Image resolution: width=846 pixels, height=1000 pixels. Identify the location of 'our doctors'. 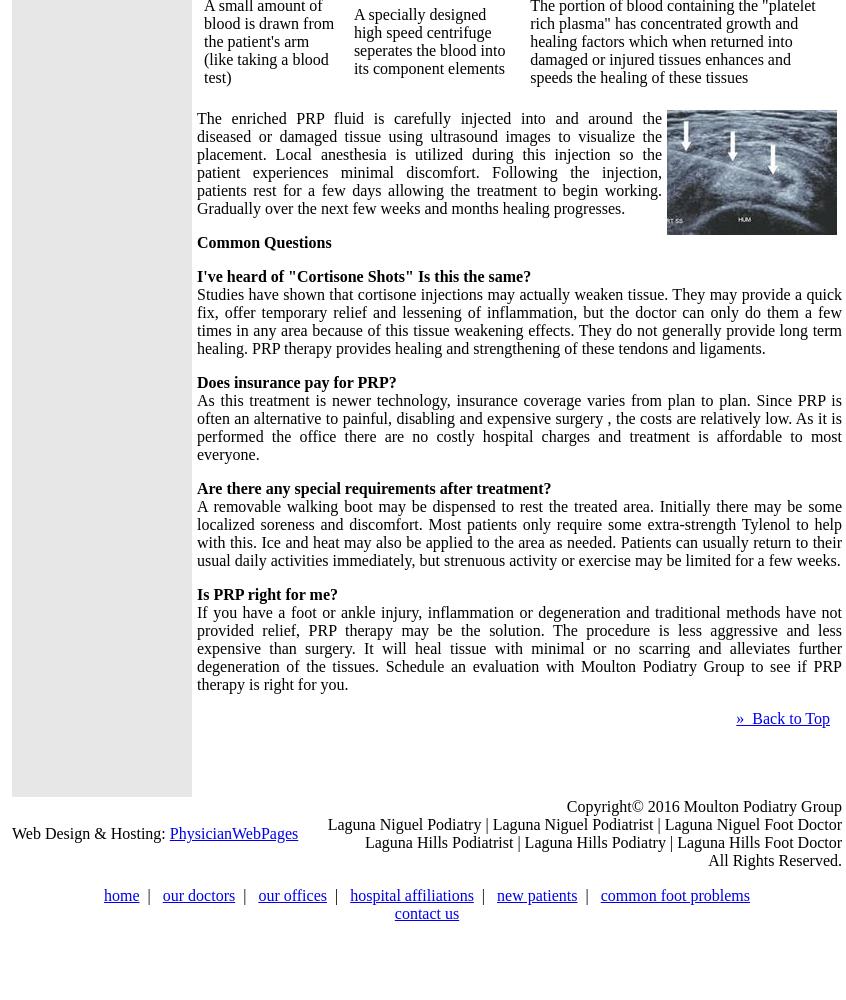
(197, 895).